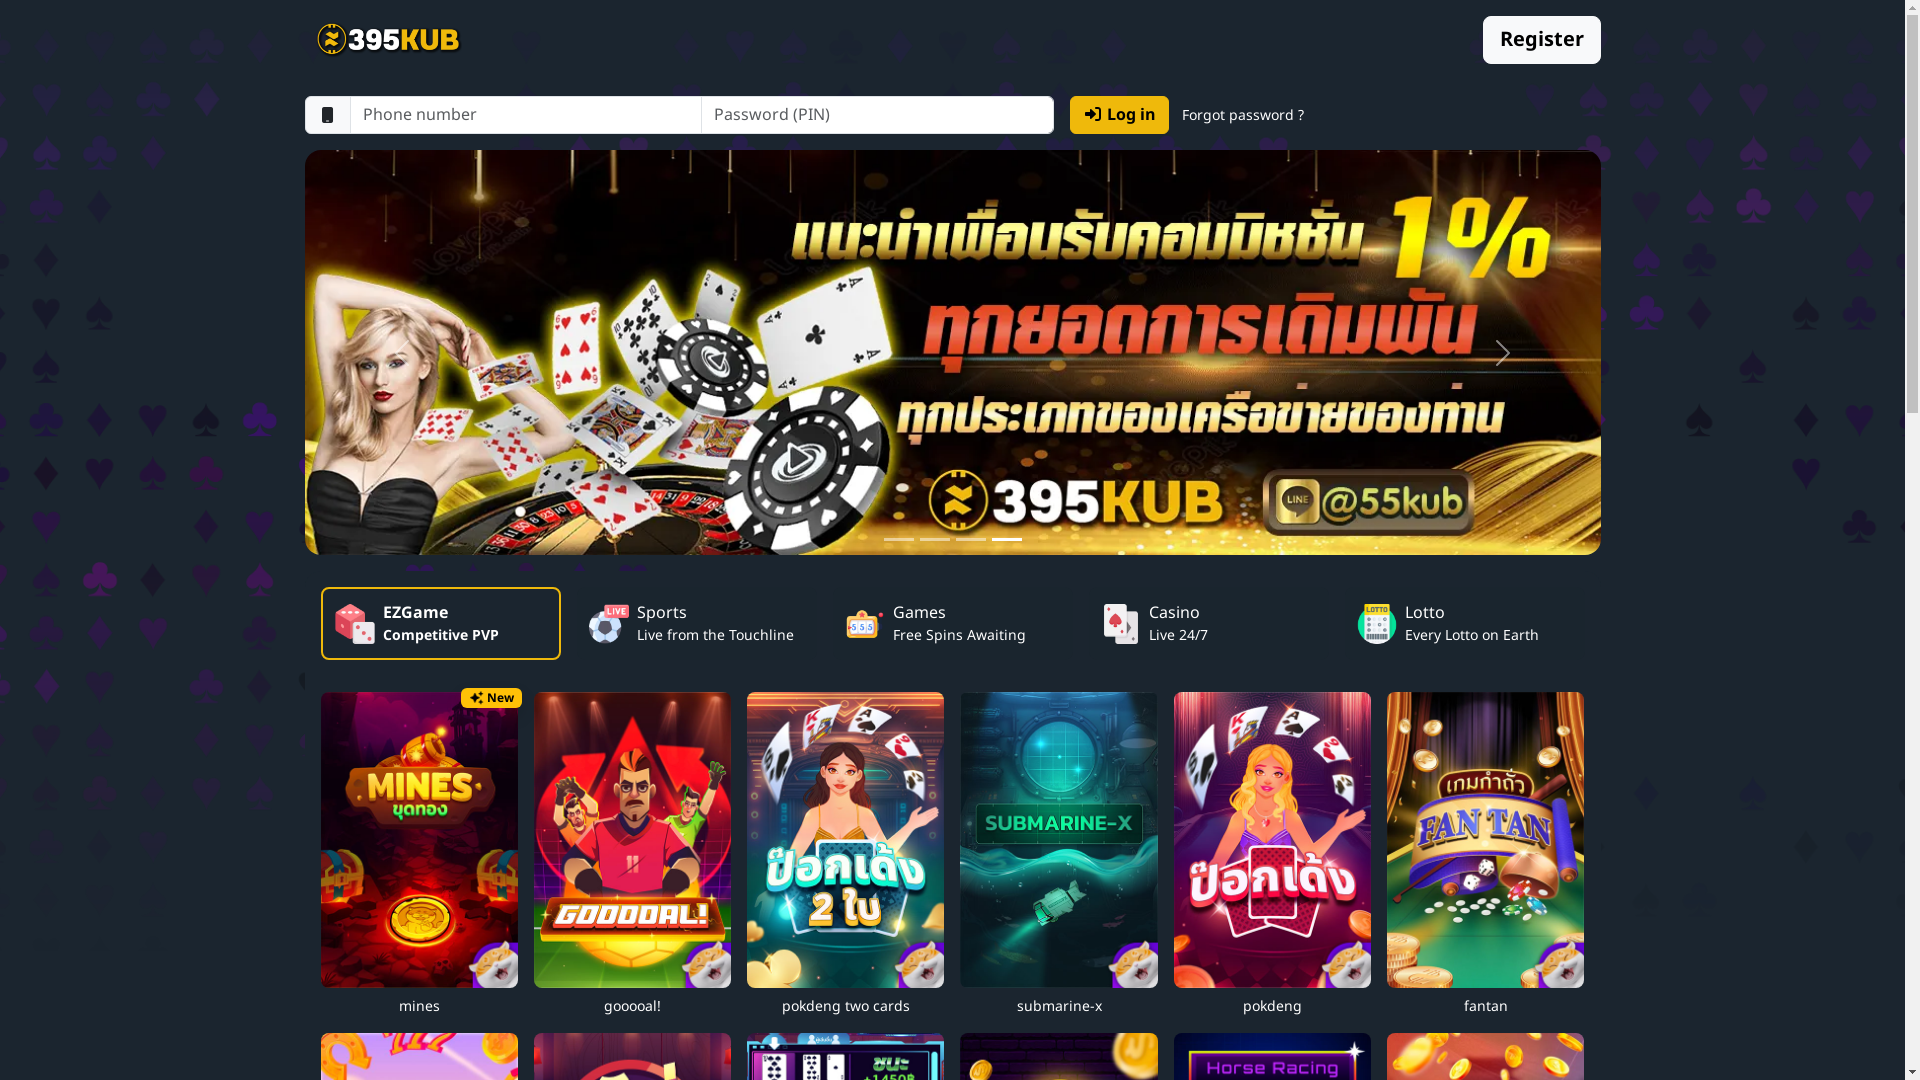 This screenshot has width=1920, height=1080. What do you see at coordinates (1405, 351) in the screenshot?
I see `'Next'` at bounding box center [1405, 351].